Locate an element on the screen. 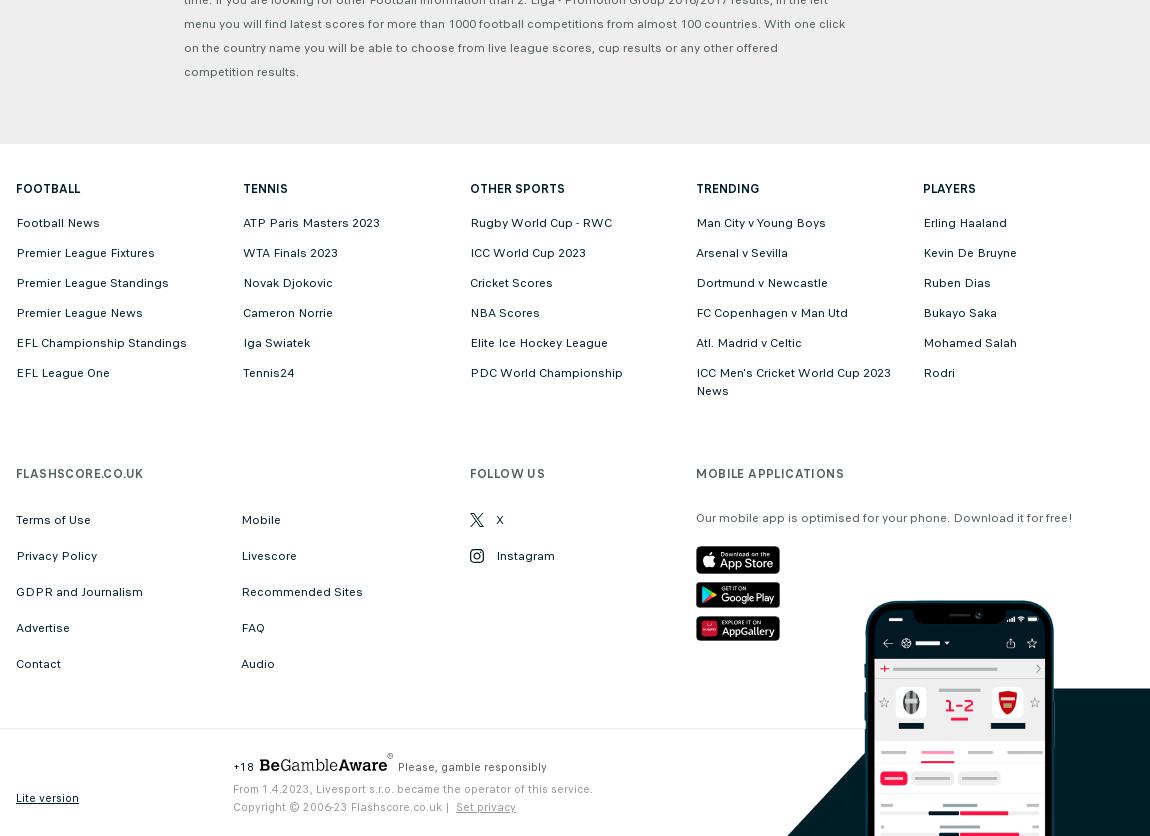 The image size is (1150, 836). 'Elite Ice Hockey League' is located at coordinates (468, 342).